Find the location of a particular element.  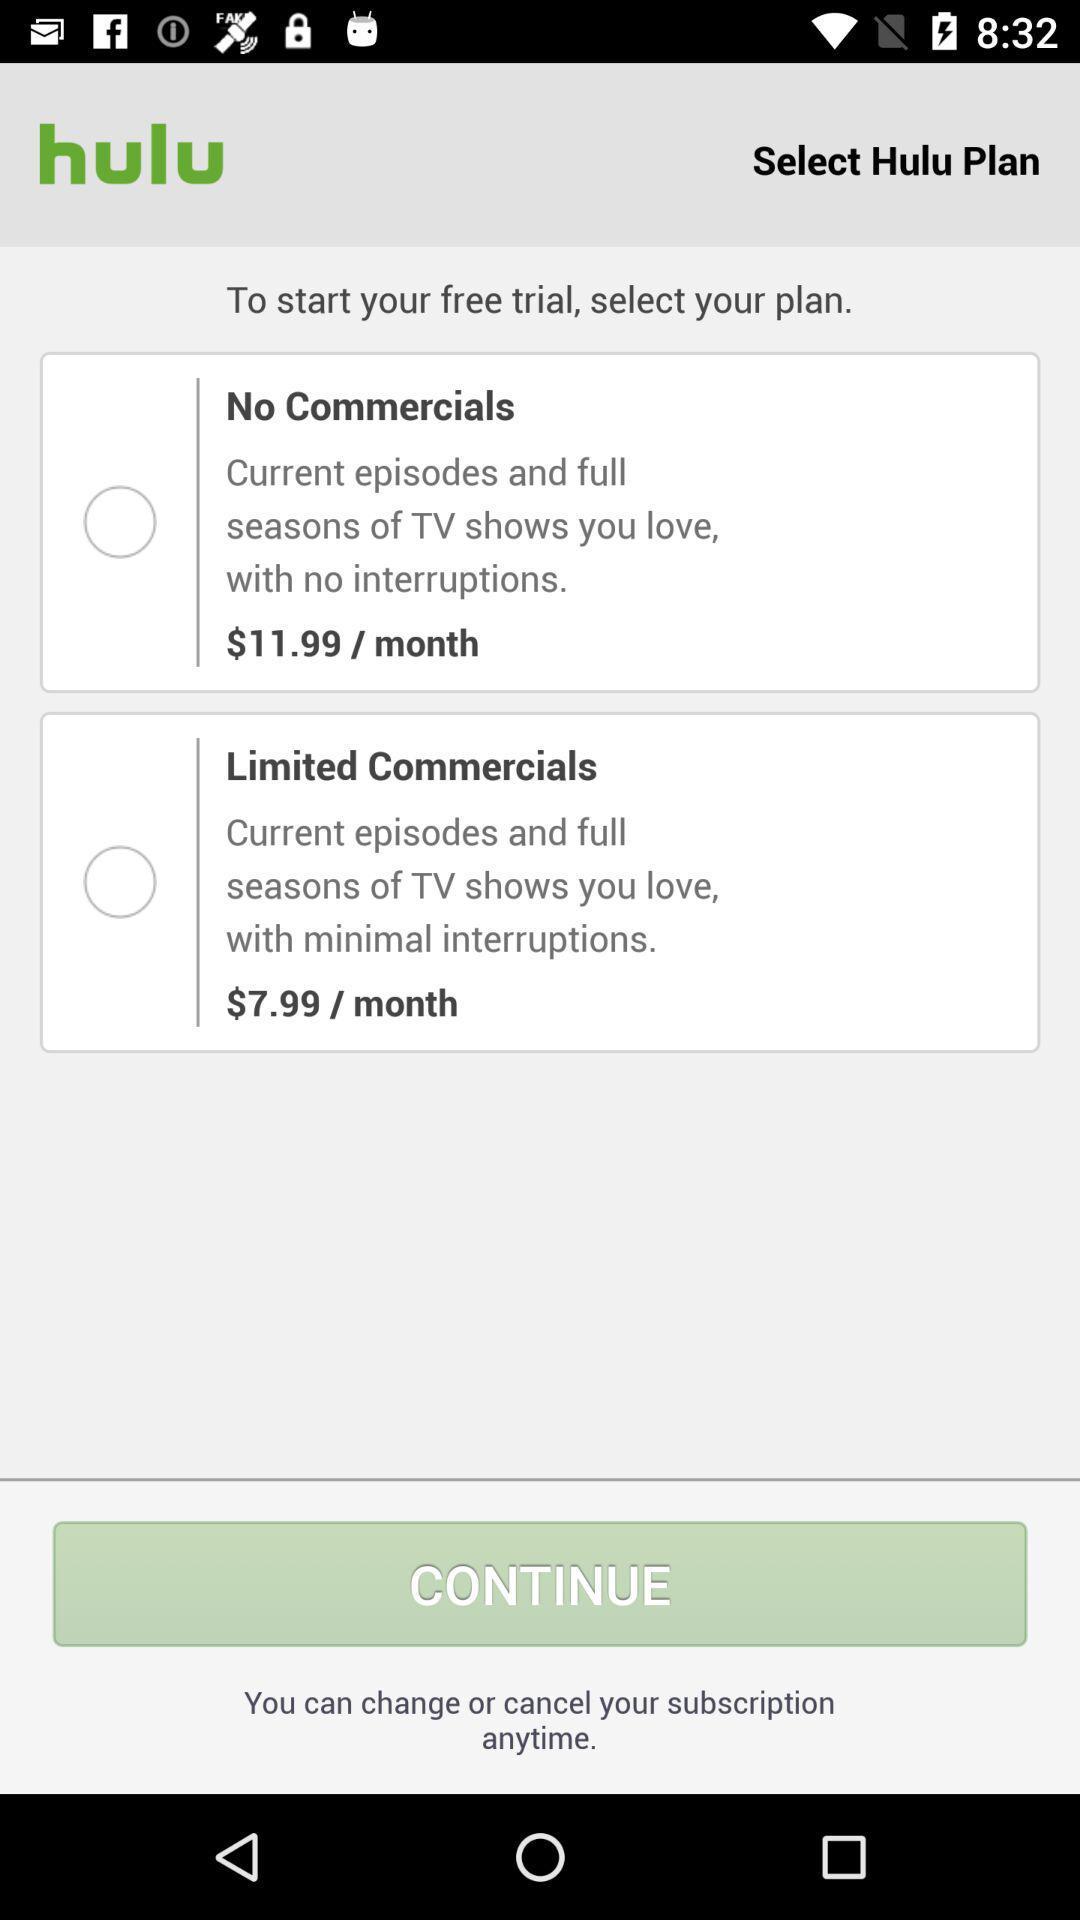

option button is located at coordinates (126, 881).